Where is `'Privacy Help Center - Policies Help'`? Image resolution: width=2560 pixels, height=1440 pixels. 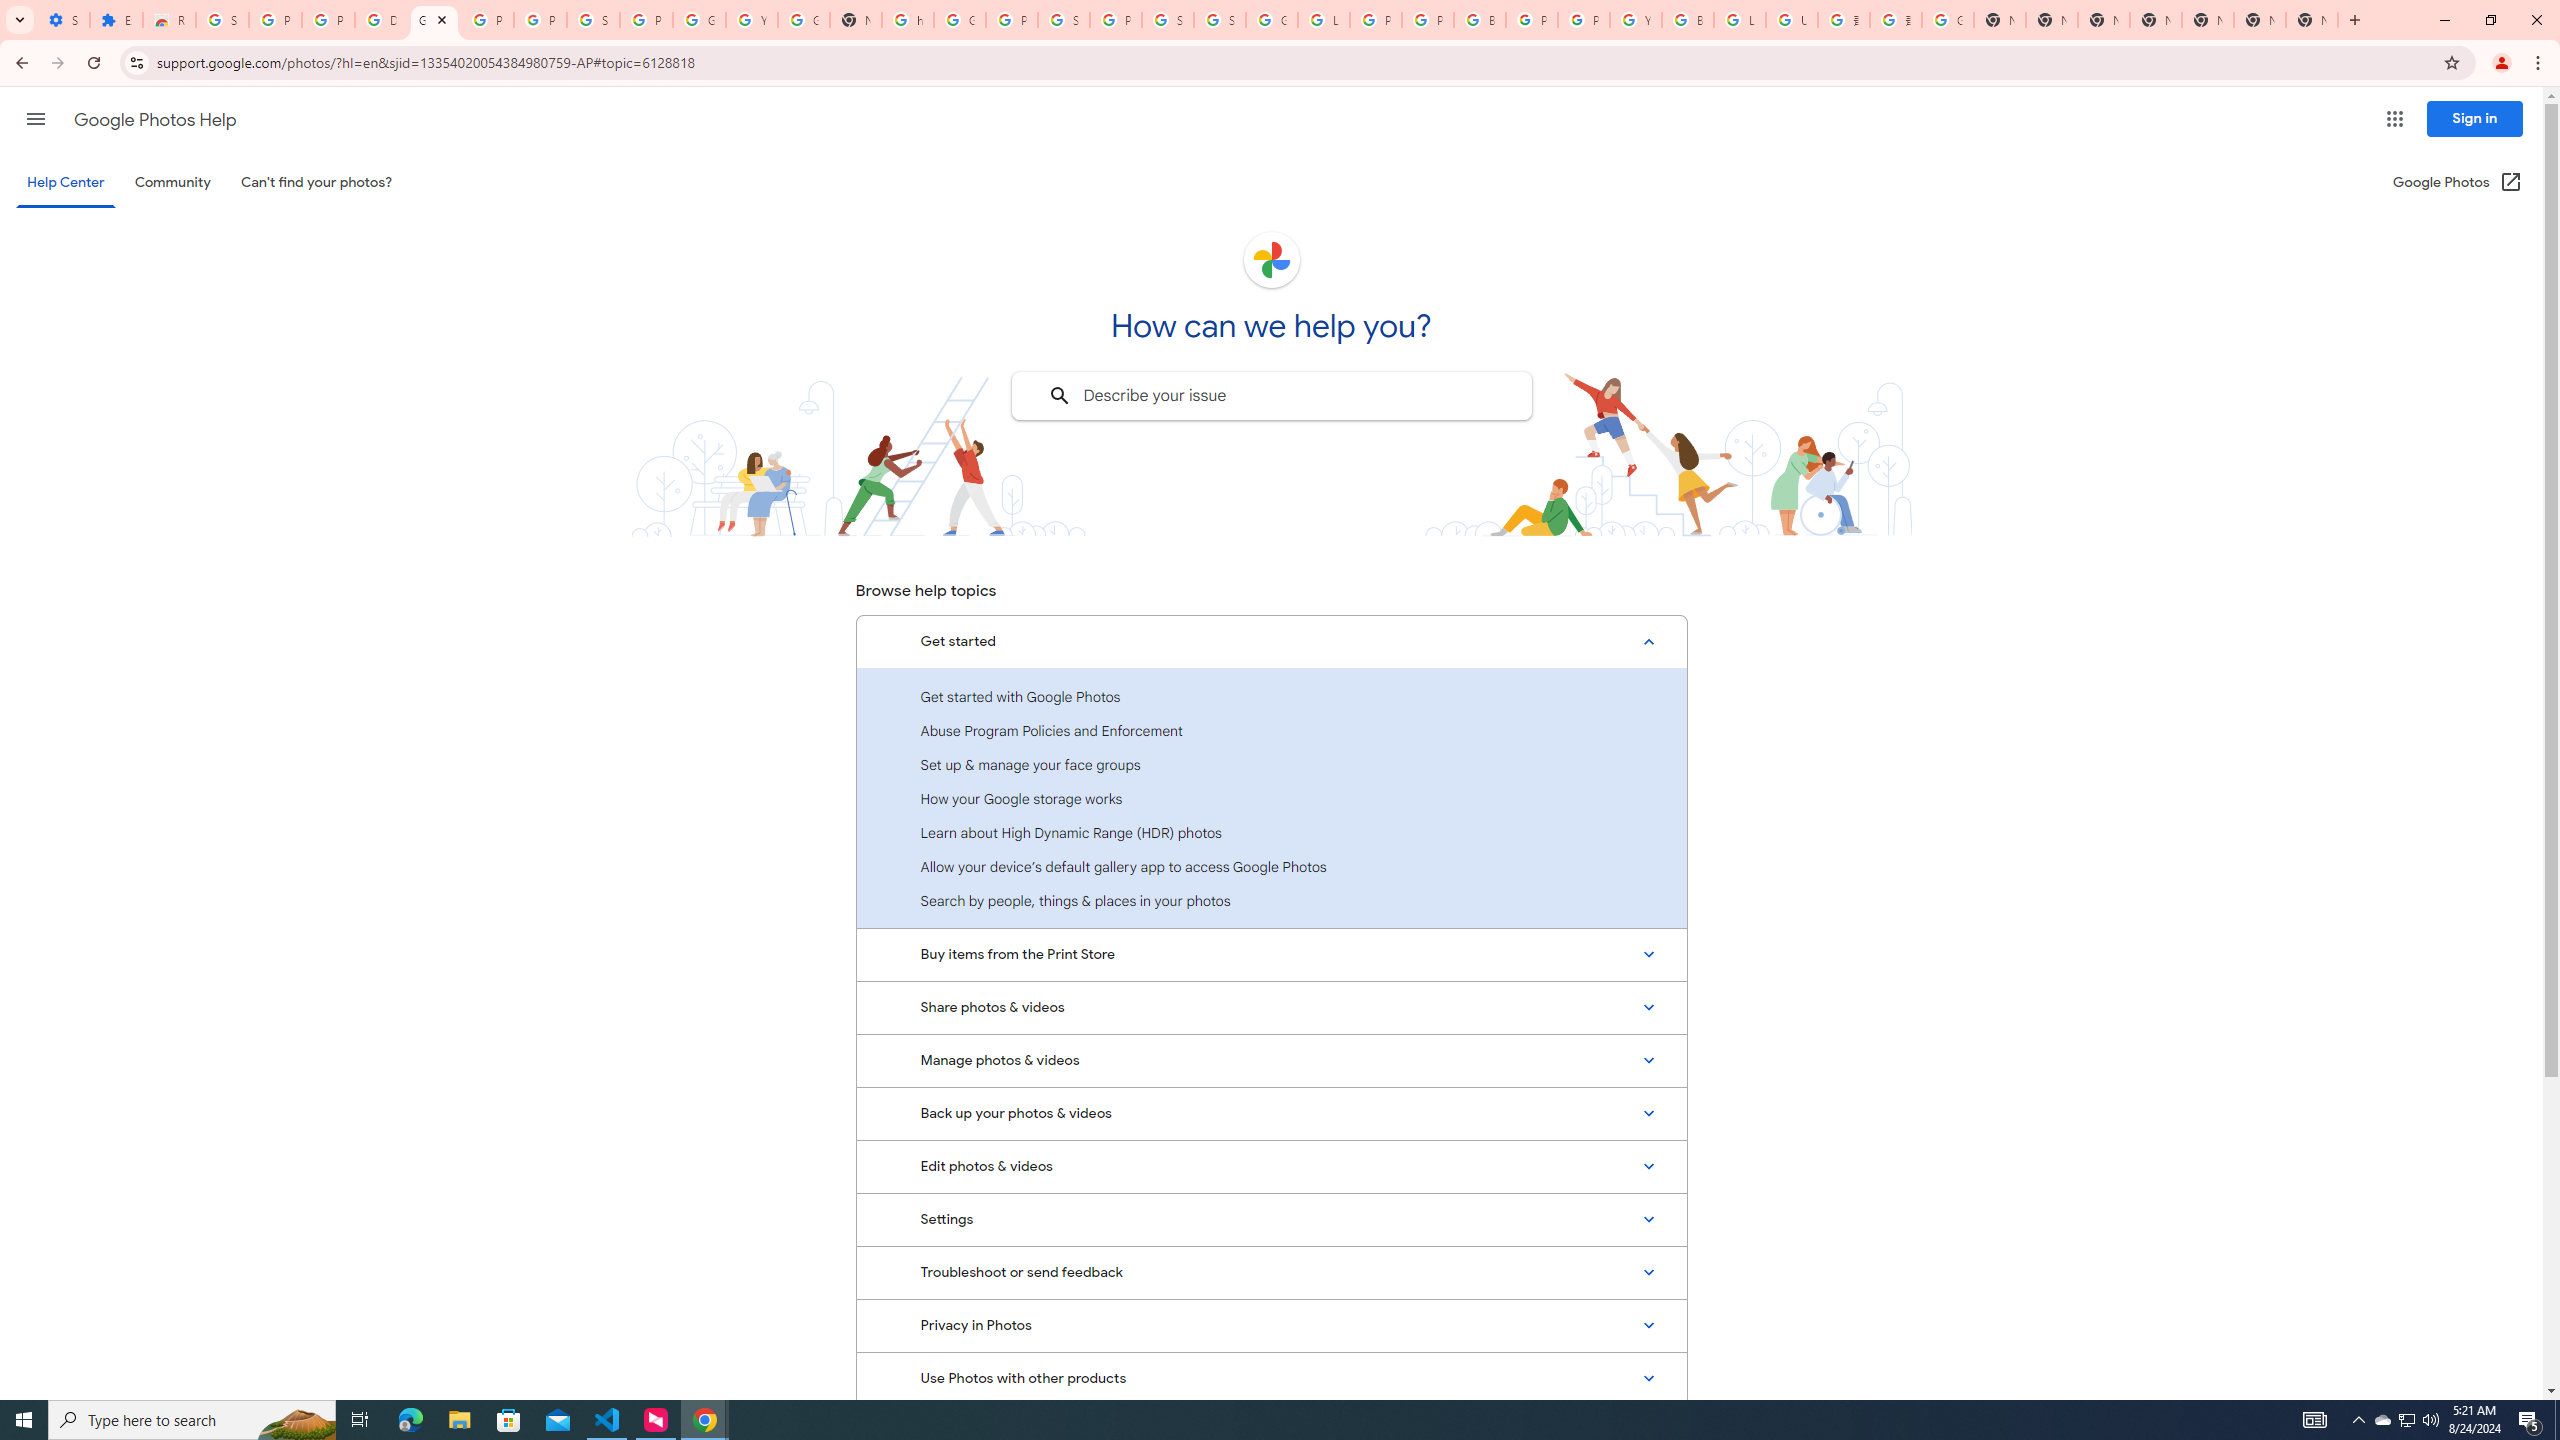 'Privacy Help Center - Policies Help' is located at coordinates (1375, 19).